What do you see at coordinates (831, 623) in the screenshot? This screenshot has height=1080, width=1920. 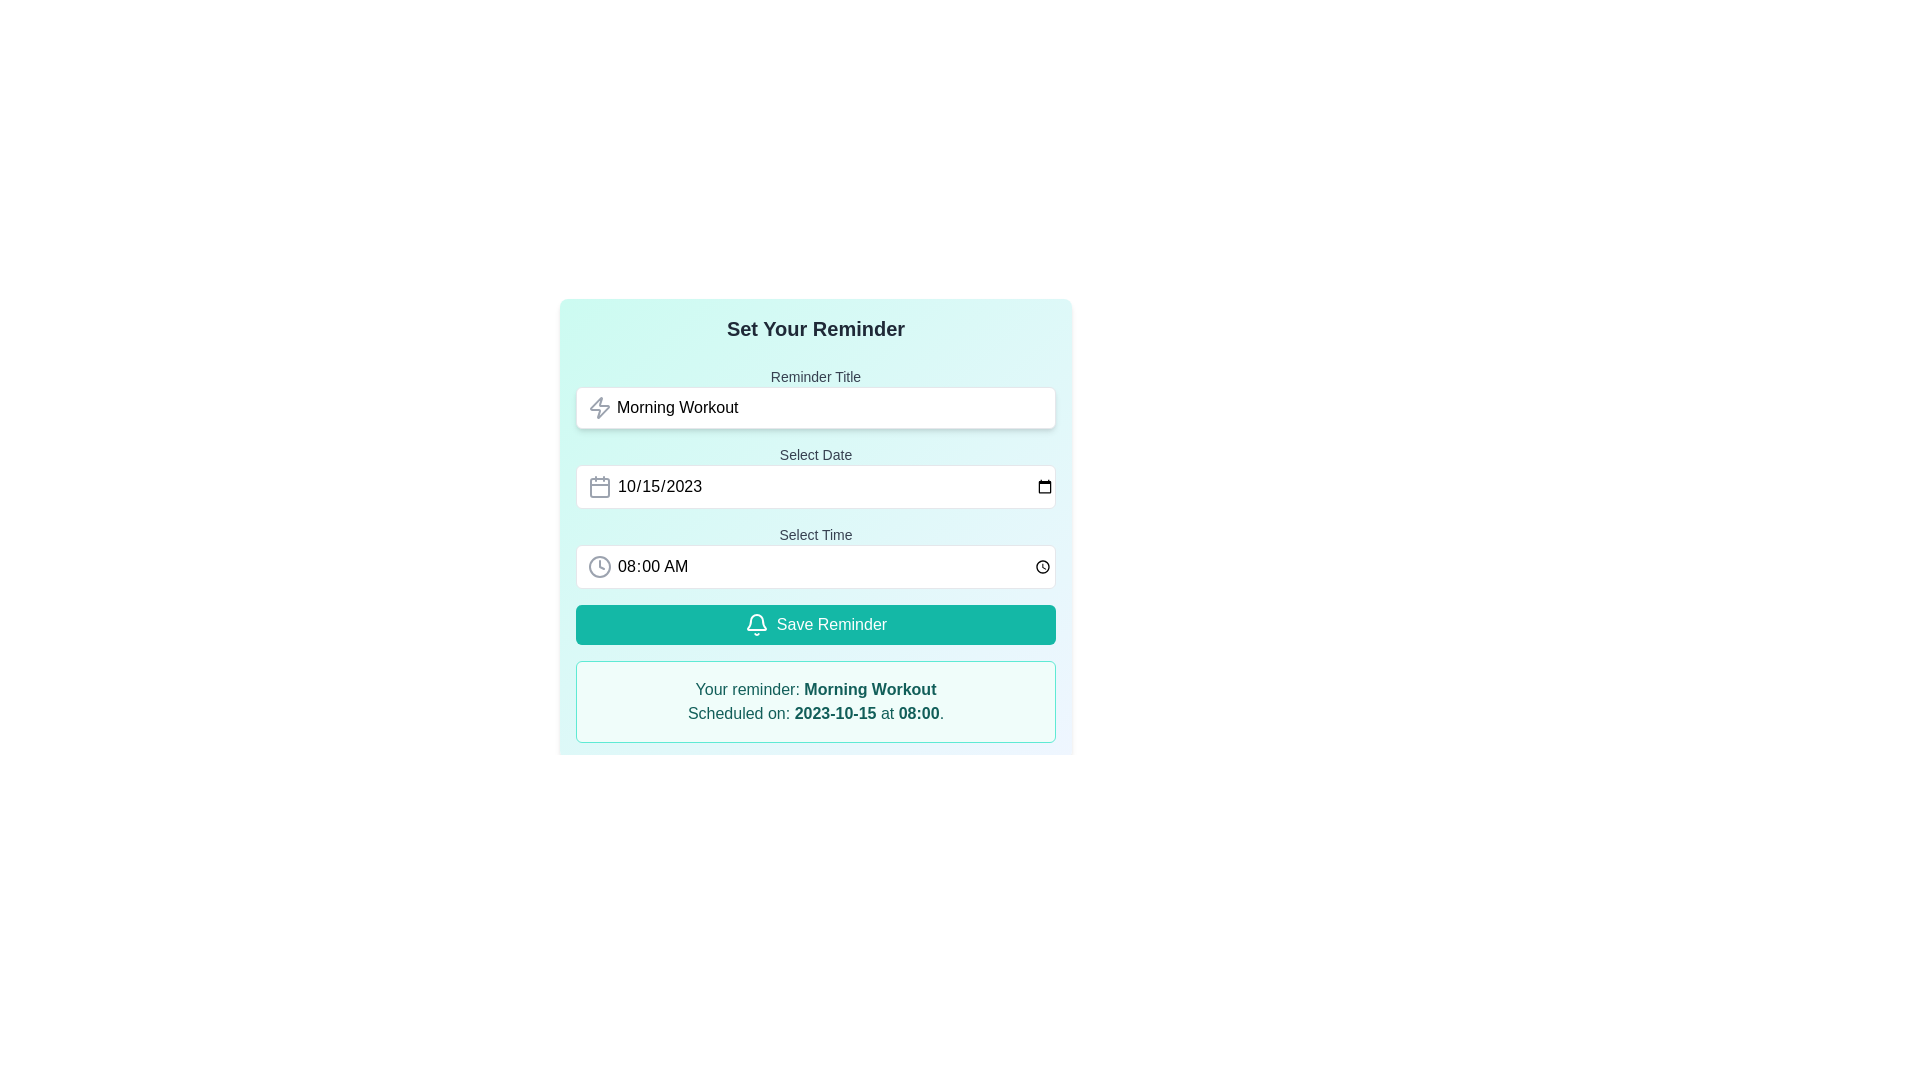 I see `the text label within the 'Save Reminder' button that indicates the action of saving reminders` at bounding box center [831, 623].